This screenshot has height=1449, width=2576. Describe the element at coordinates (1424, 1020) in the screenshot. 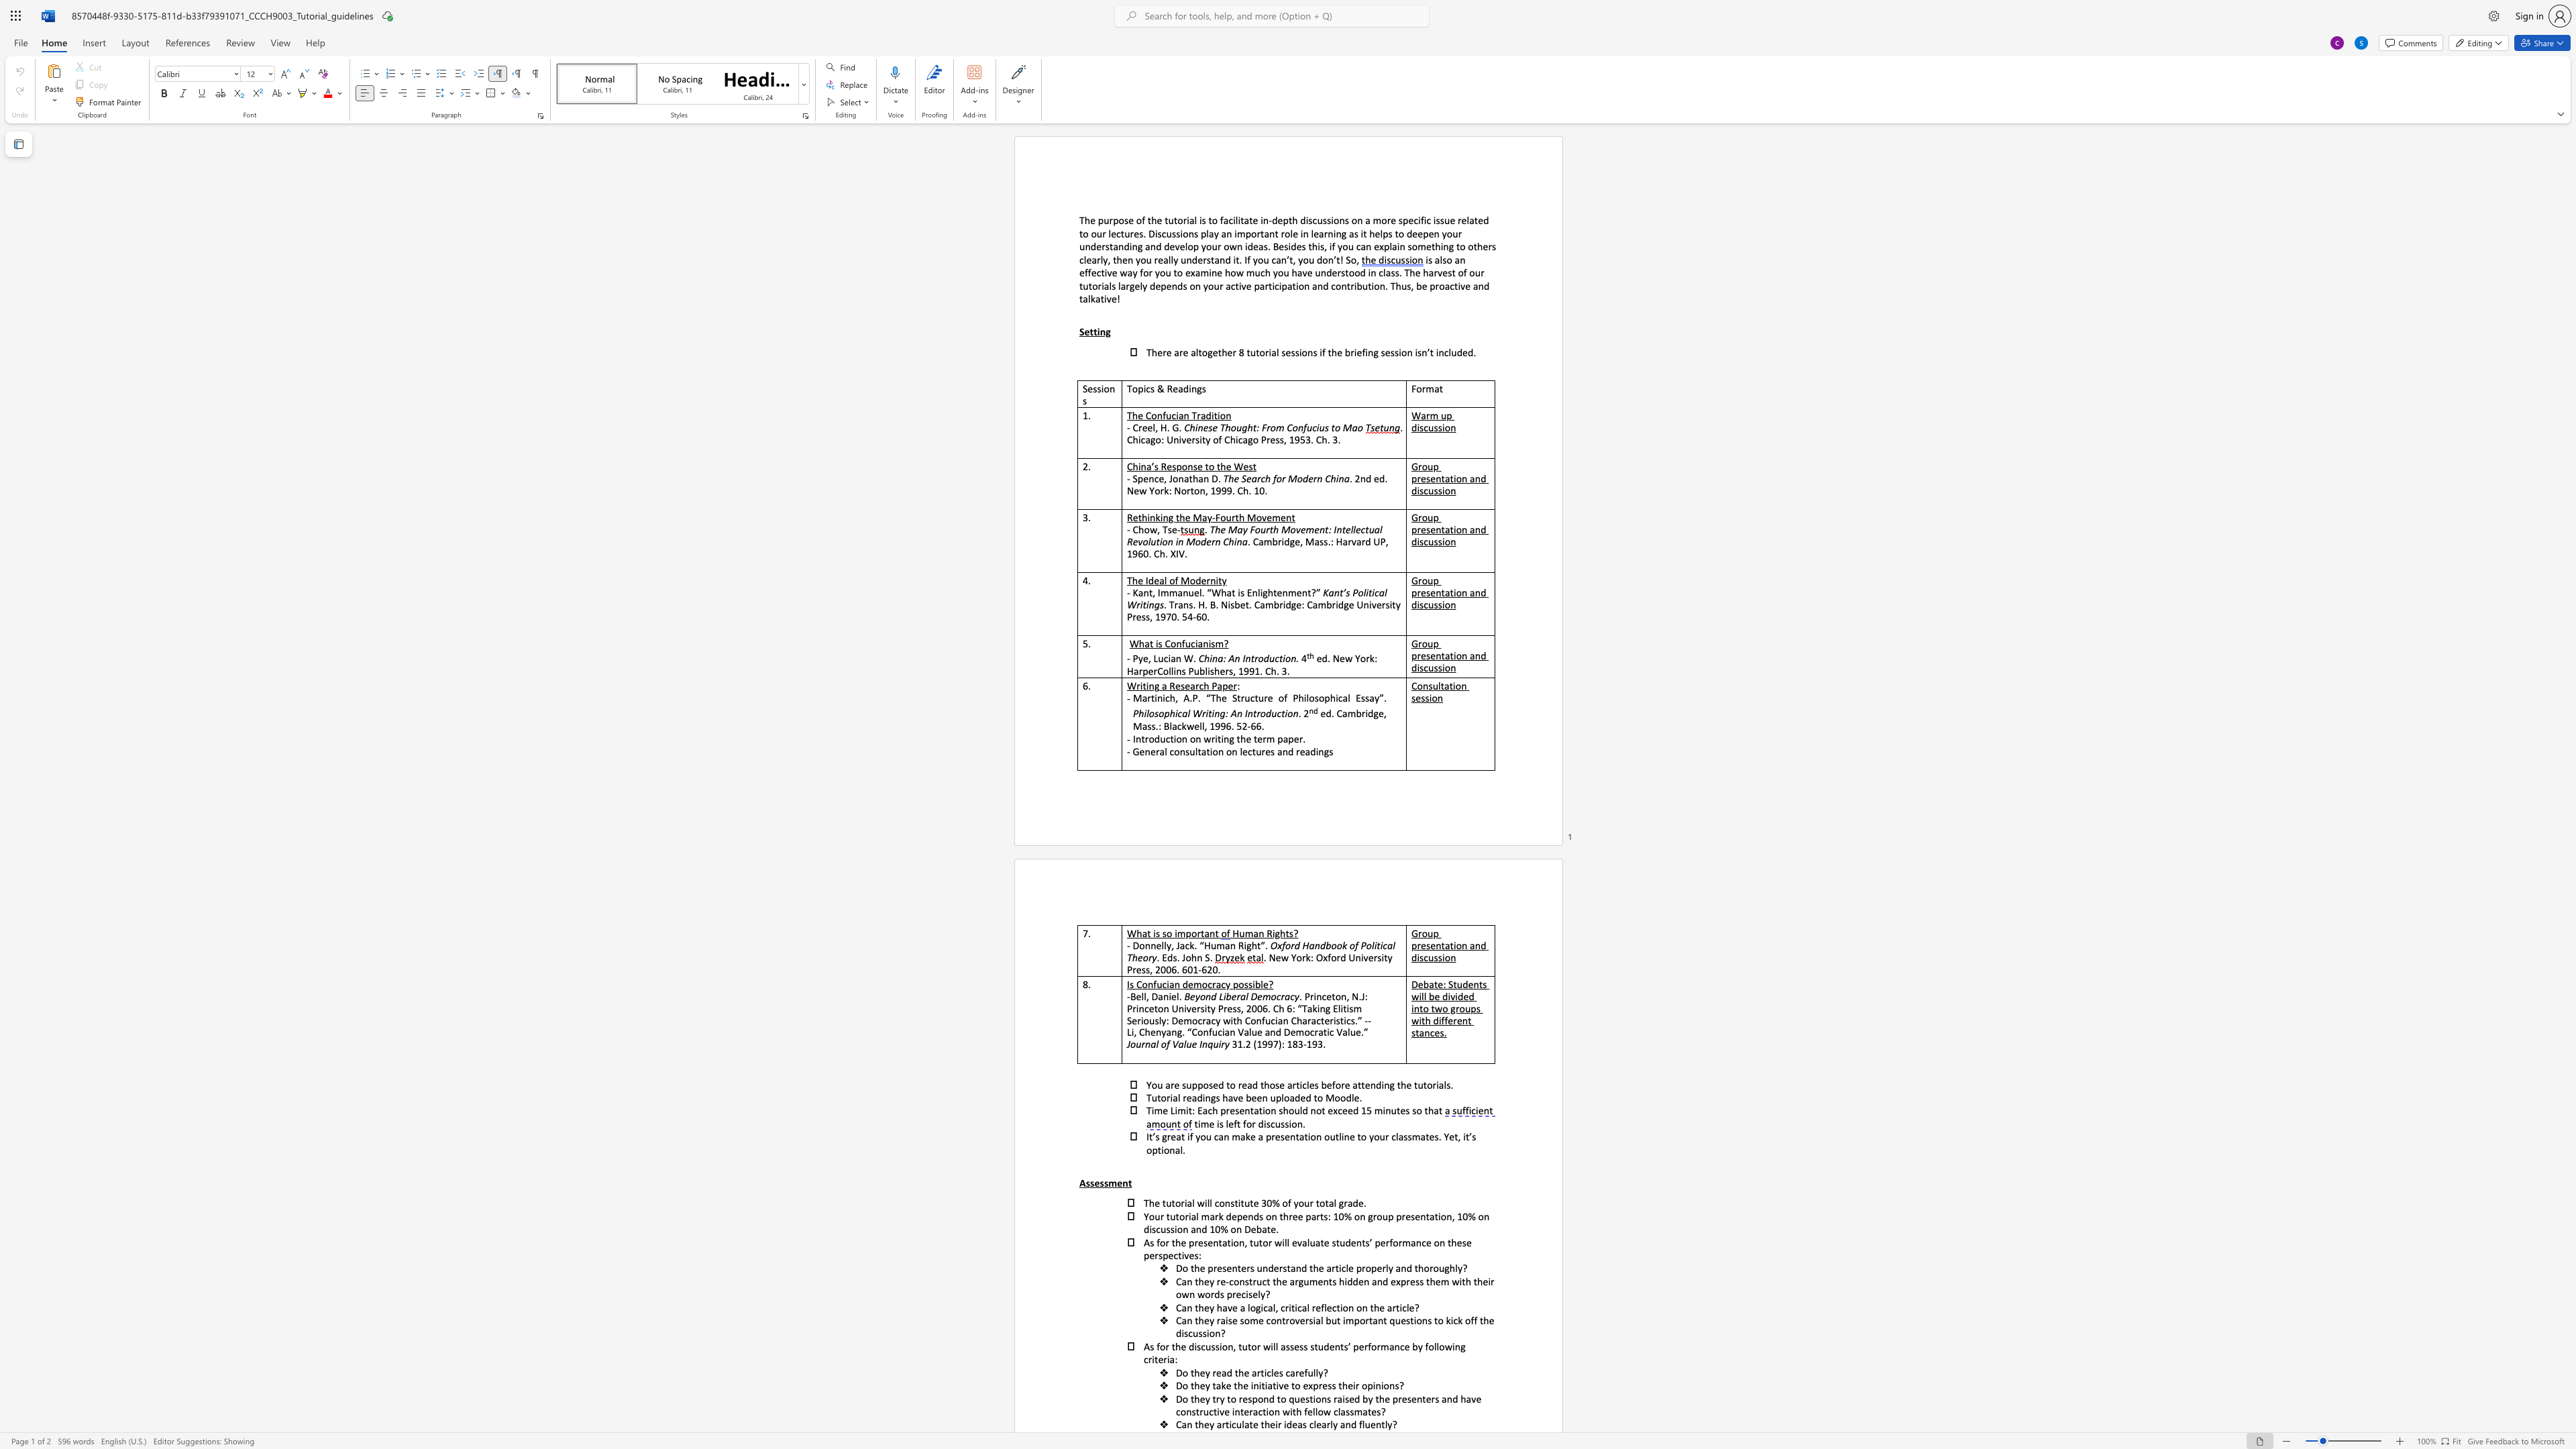

I see `the subset text "h diffe" within the text "Debate: Students will be divided into two groups with different stances."` at that location.